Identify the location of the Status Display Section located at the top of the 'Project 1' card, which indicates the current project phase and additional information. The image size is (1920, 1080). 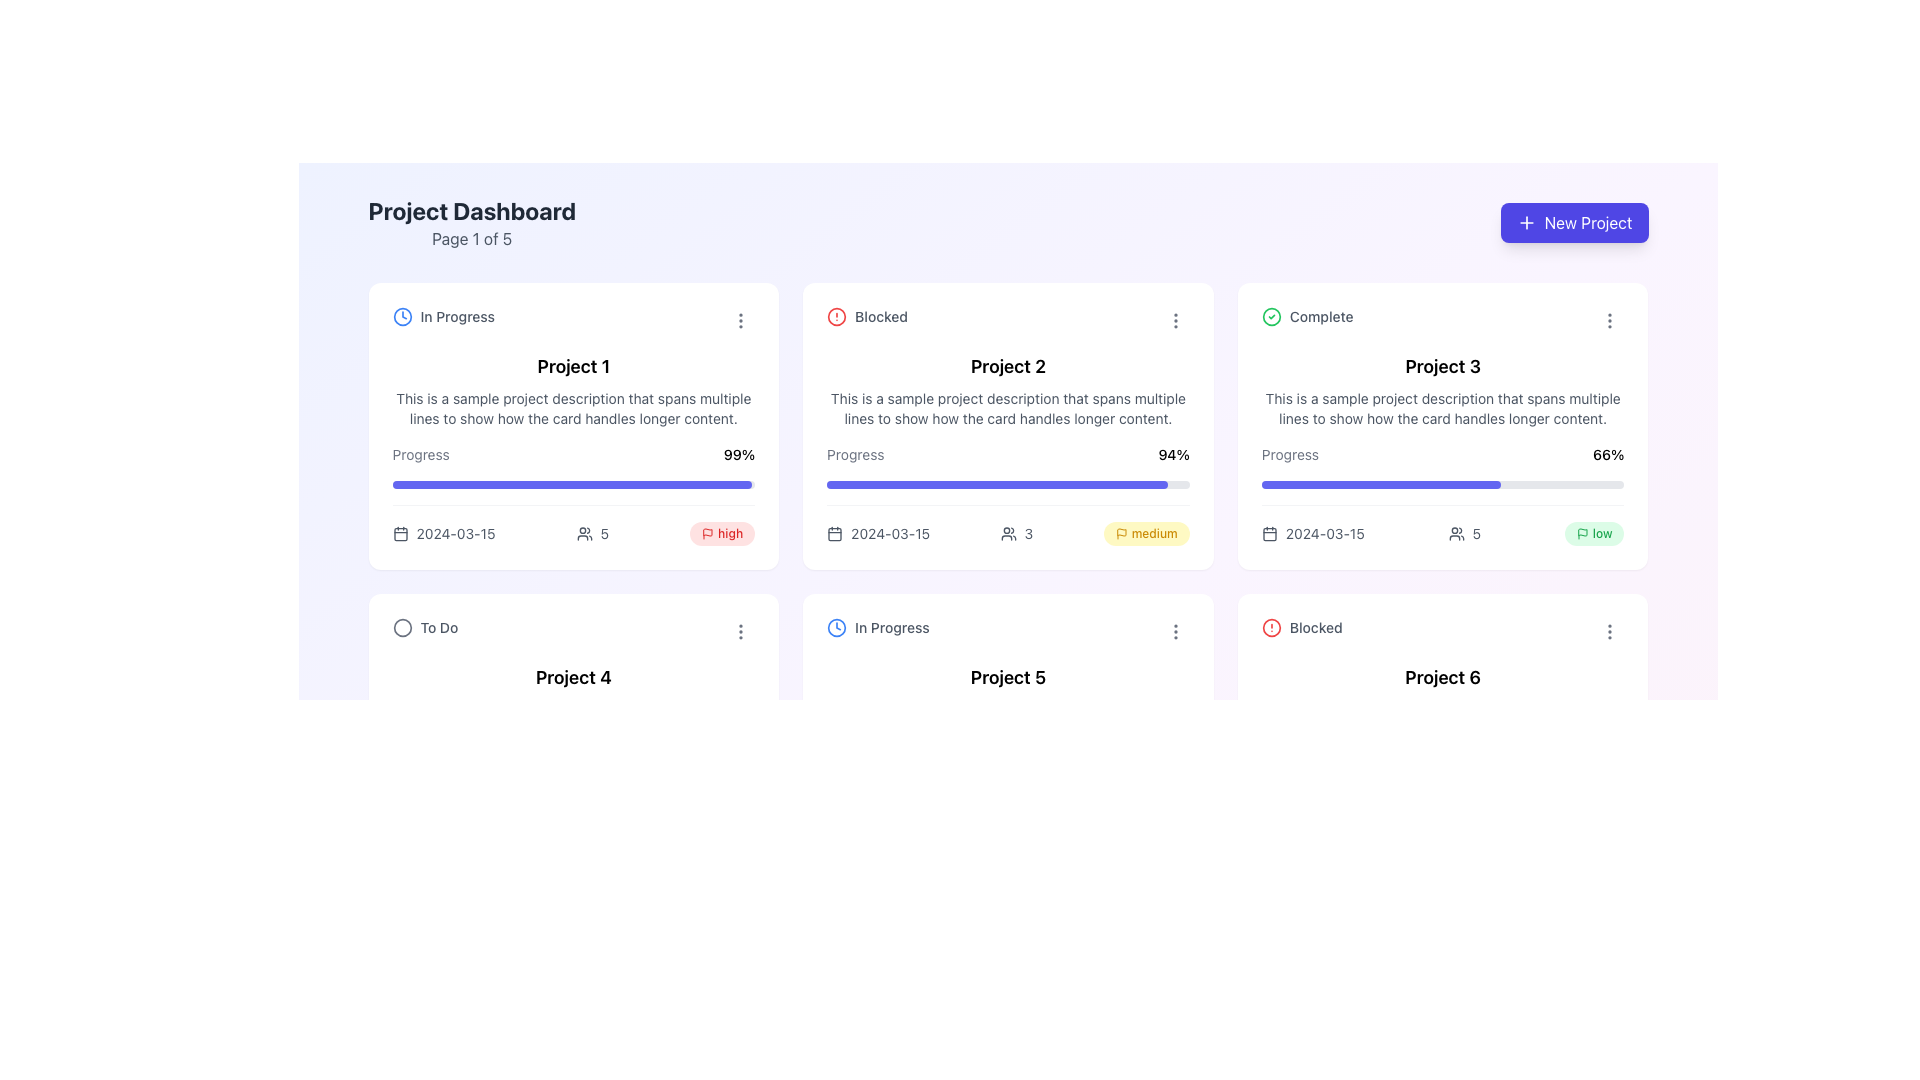
(572, 320).